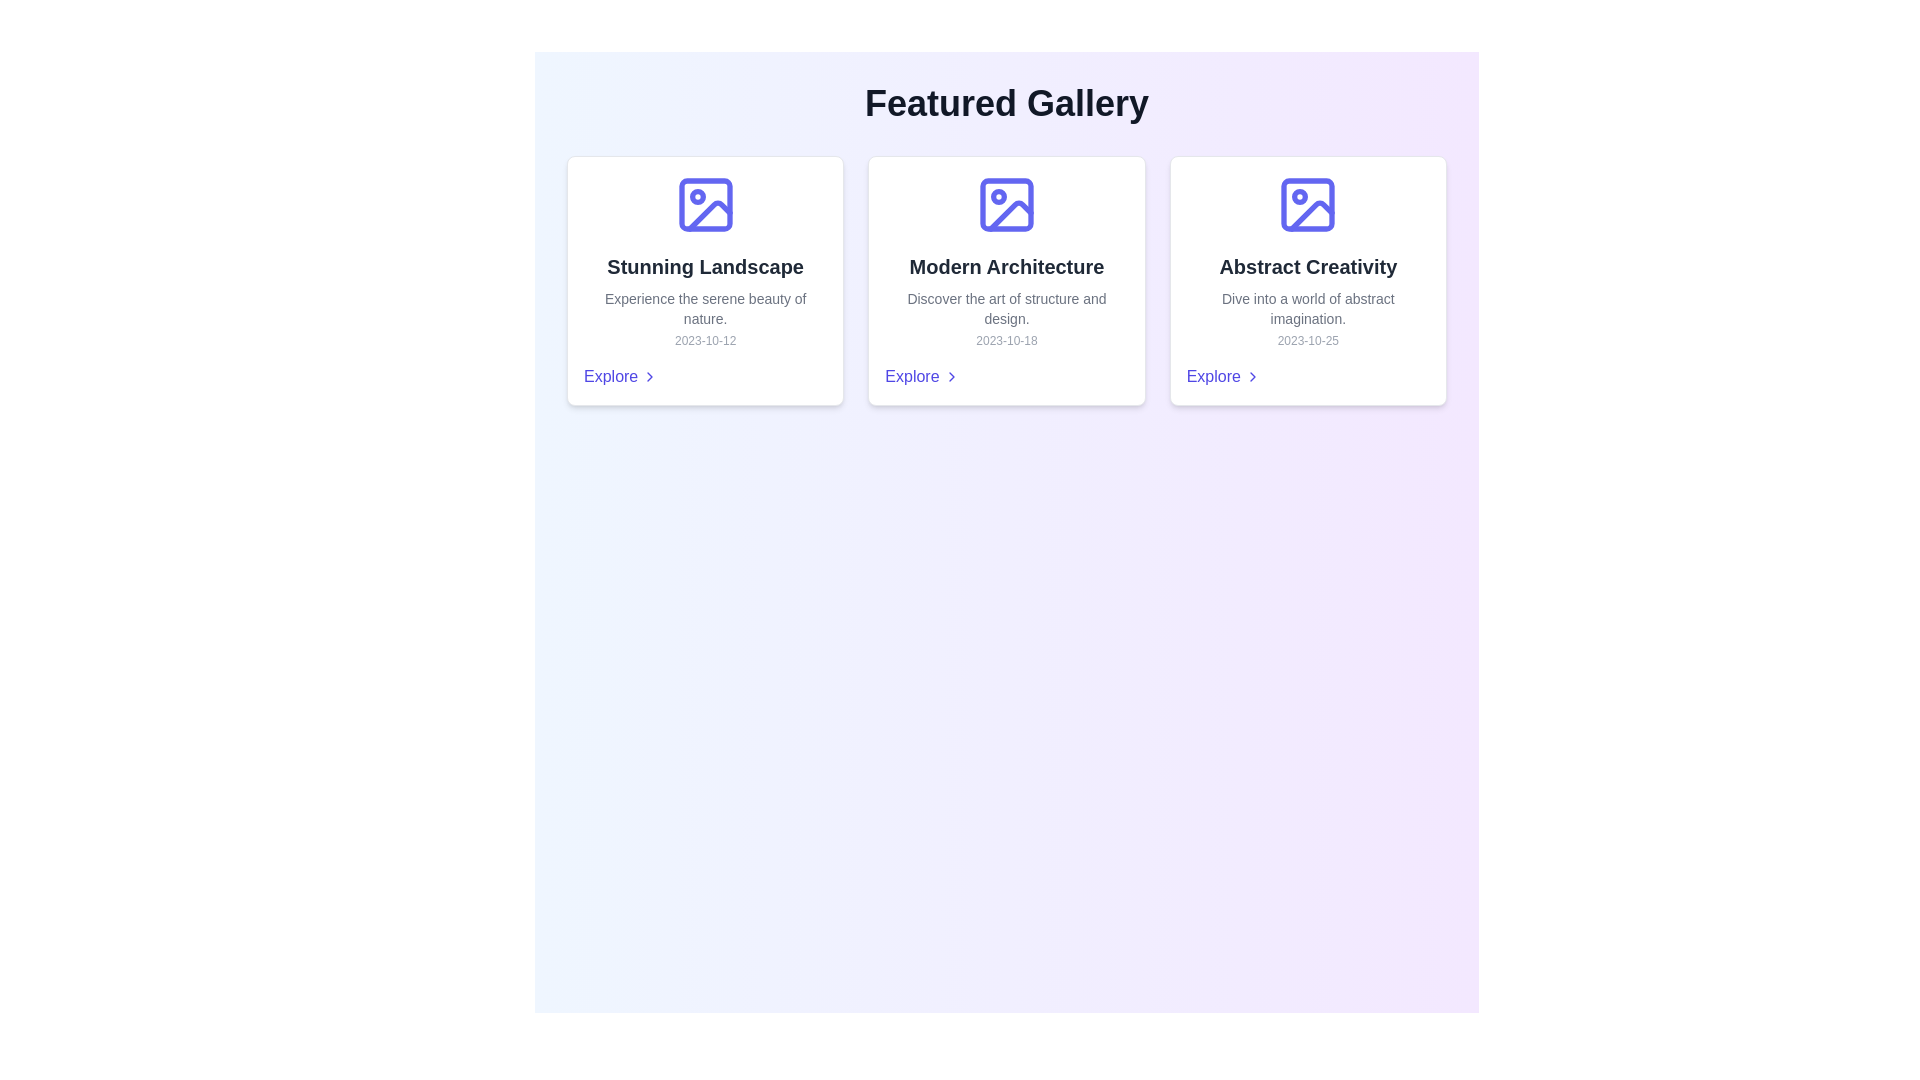 The height and width of the screenshot is (1080, 1920). Describe the element at coordinates (705, 339) in the screenshot. I see `the Text Label that presents a date, located below the description 'Experience the serene beauty of nature.' and above the 'Explore' link` at that location.